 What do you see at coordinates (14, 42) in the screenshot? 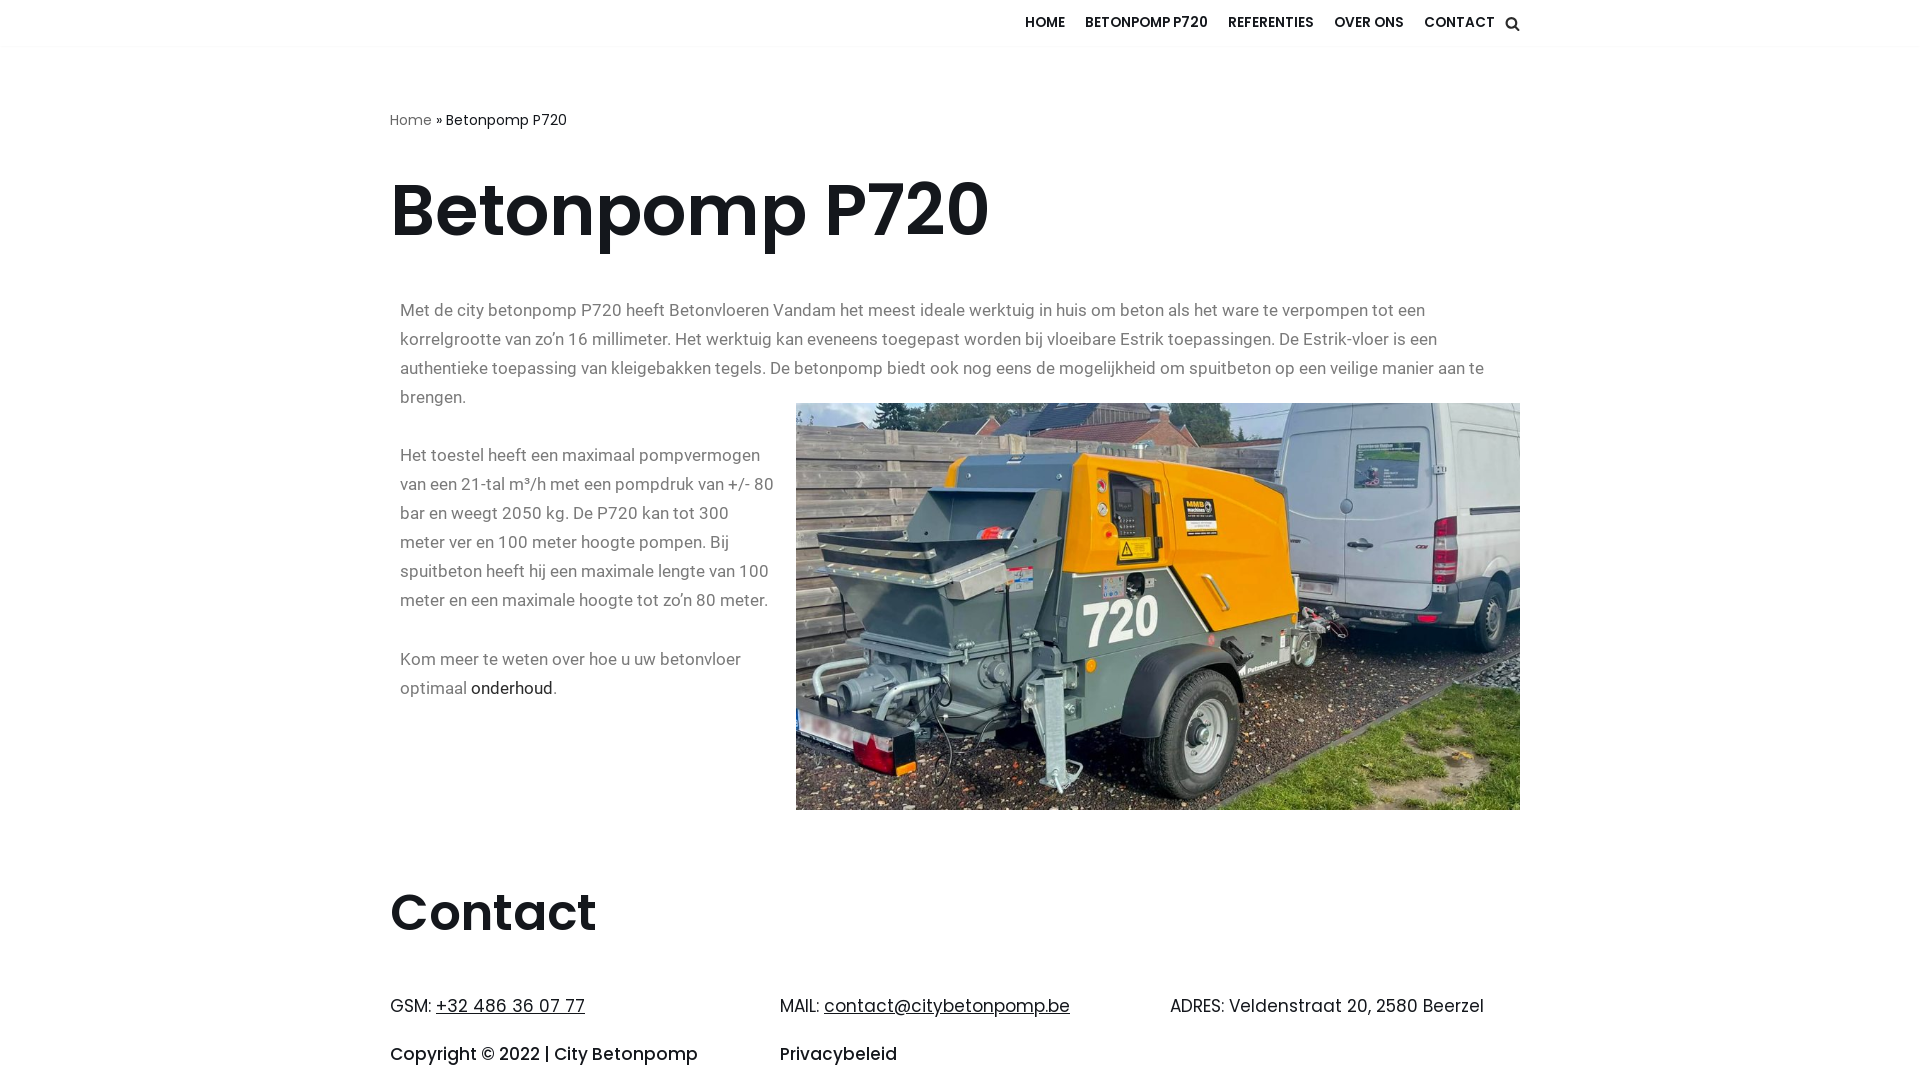
I see `'Meteen naar de inhoud'` at bounding box center [14, 42].